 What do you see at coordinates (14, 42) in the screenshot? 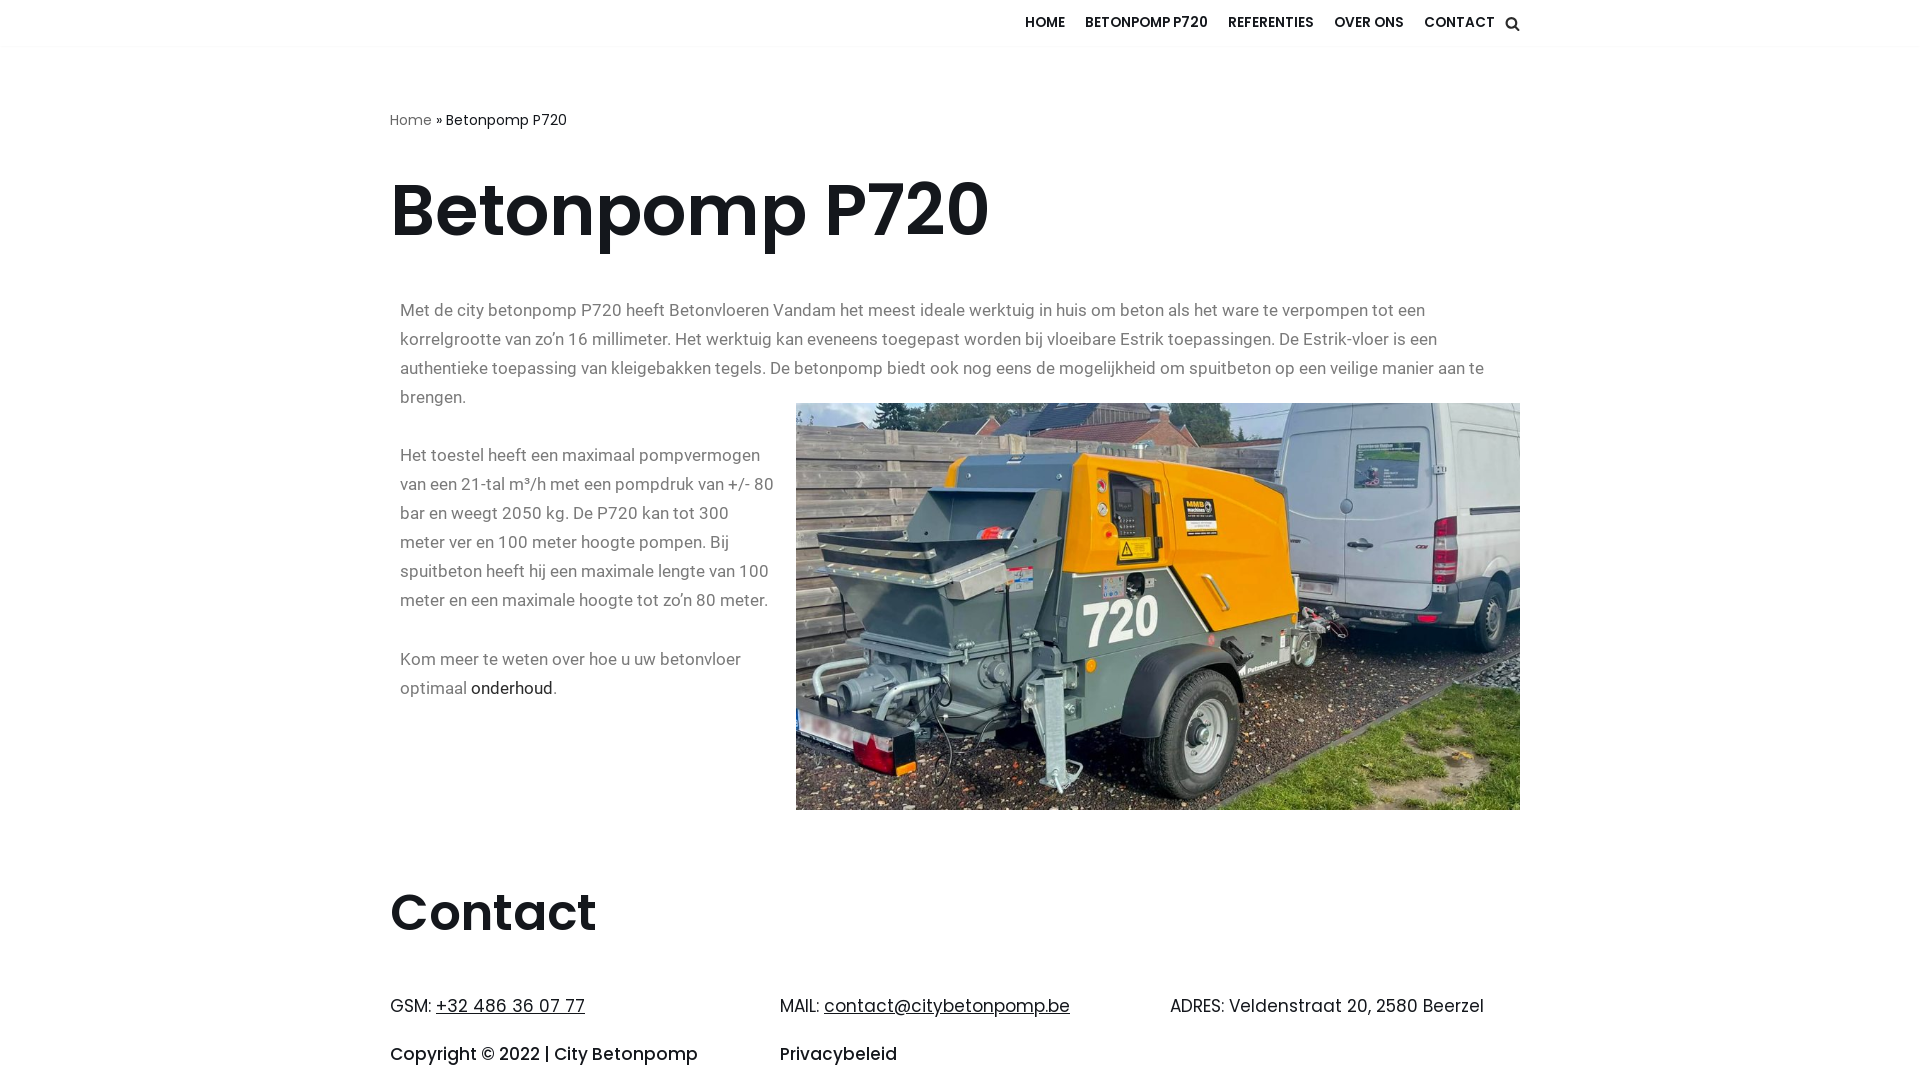
I see `'Meteen naar de inhoud'` at bounding box center [14, 42].